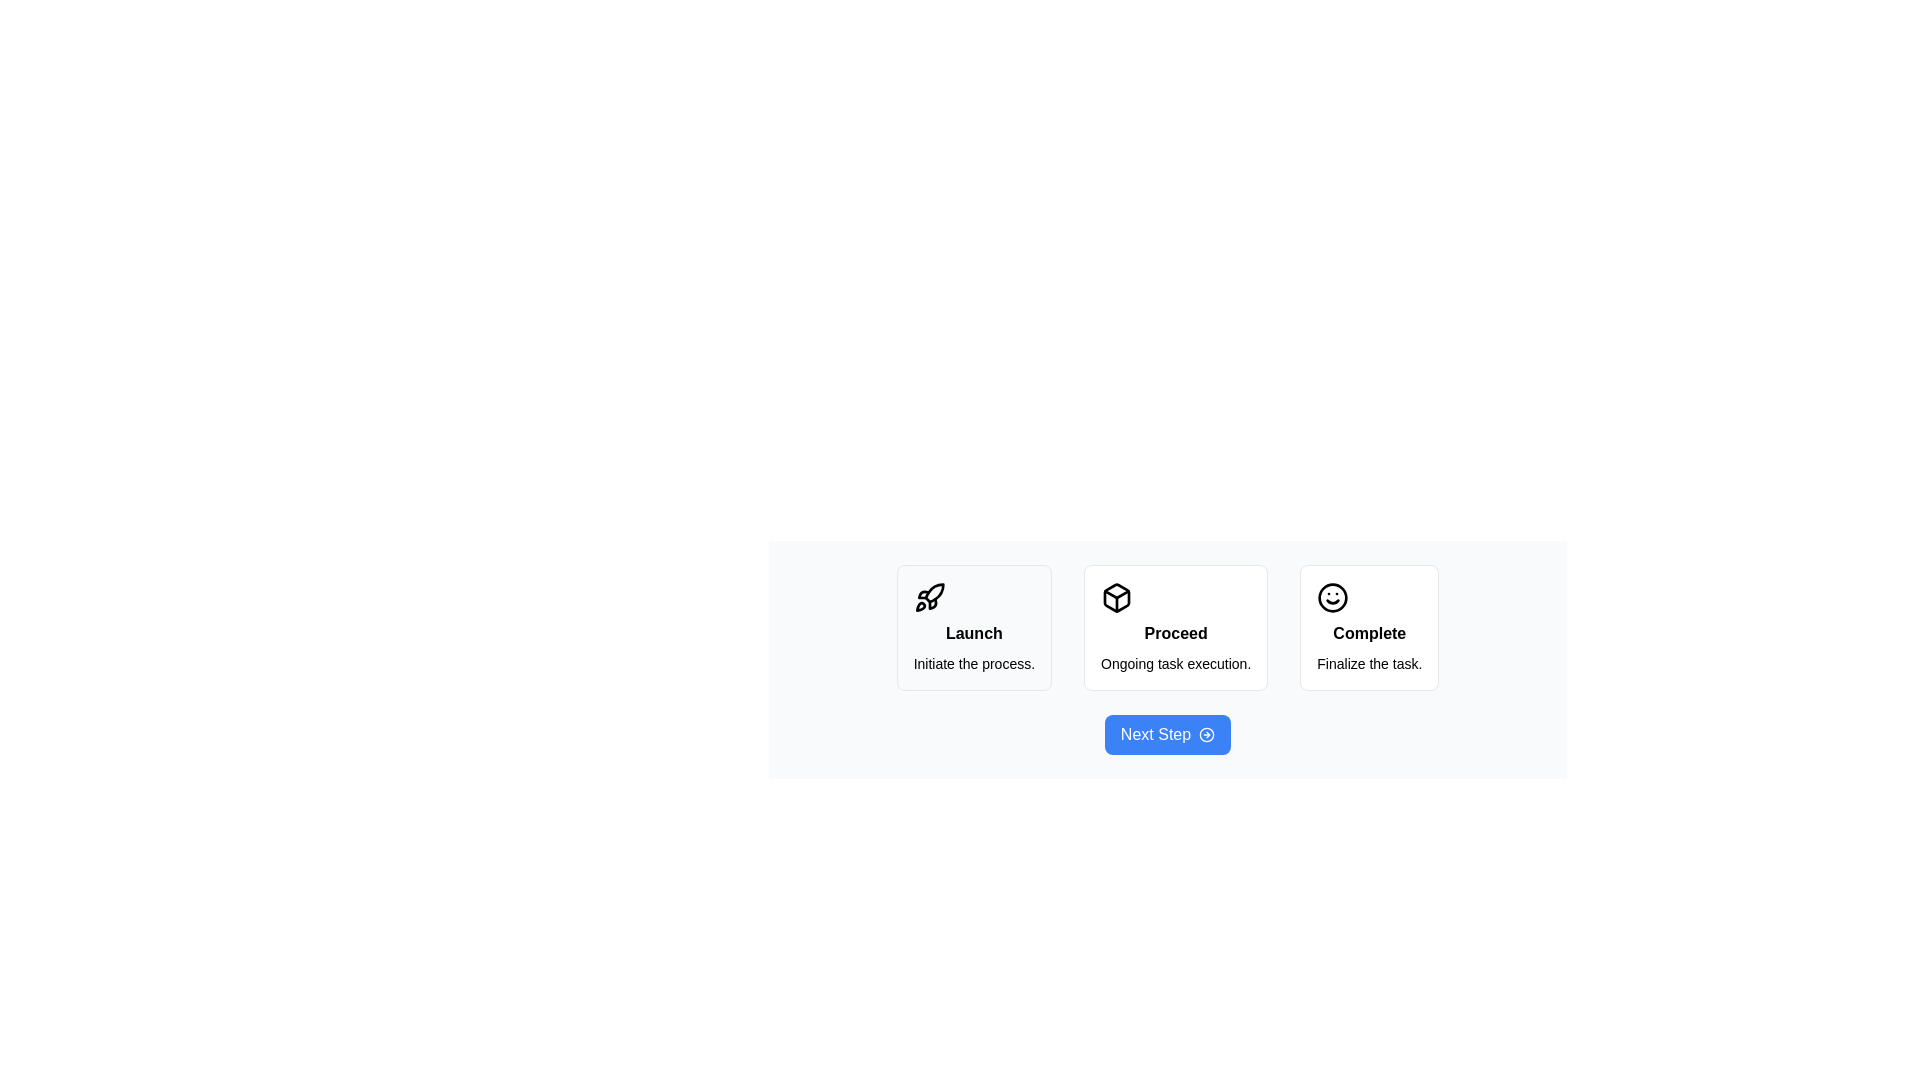  Describe the element at coordinates (1206, 735) in the screenshot. I see `the innermost circular shape of the circular-arrow icon located to the right of the 'Next Step' button at the bottom center of the interface` at that location.